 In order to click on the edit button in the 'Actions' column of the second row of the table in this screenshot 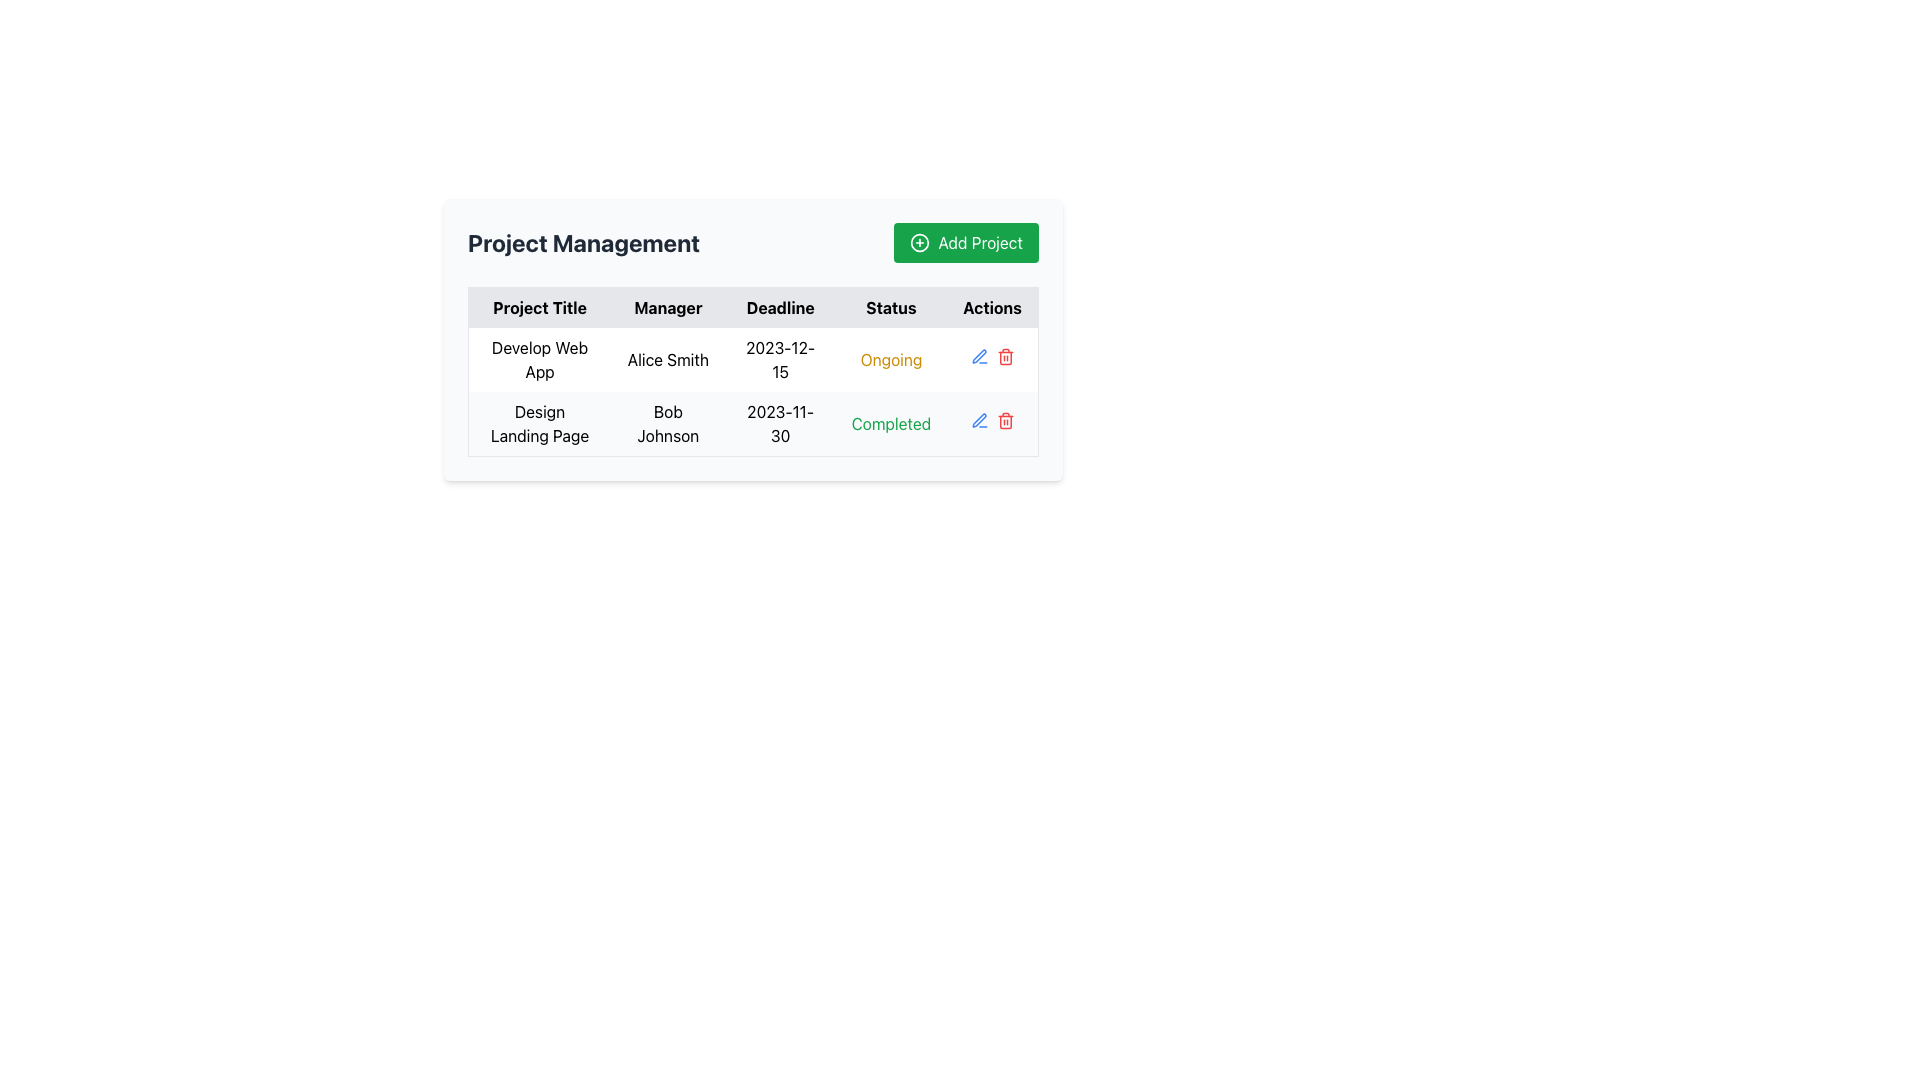, I will do `click(979, 356)`.